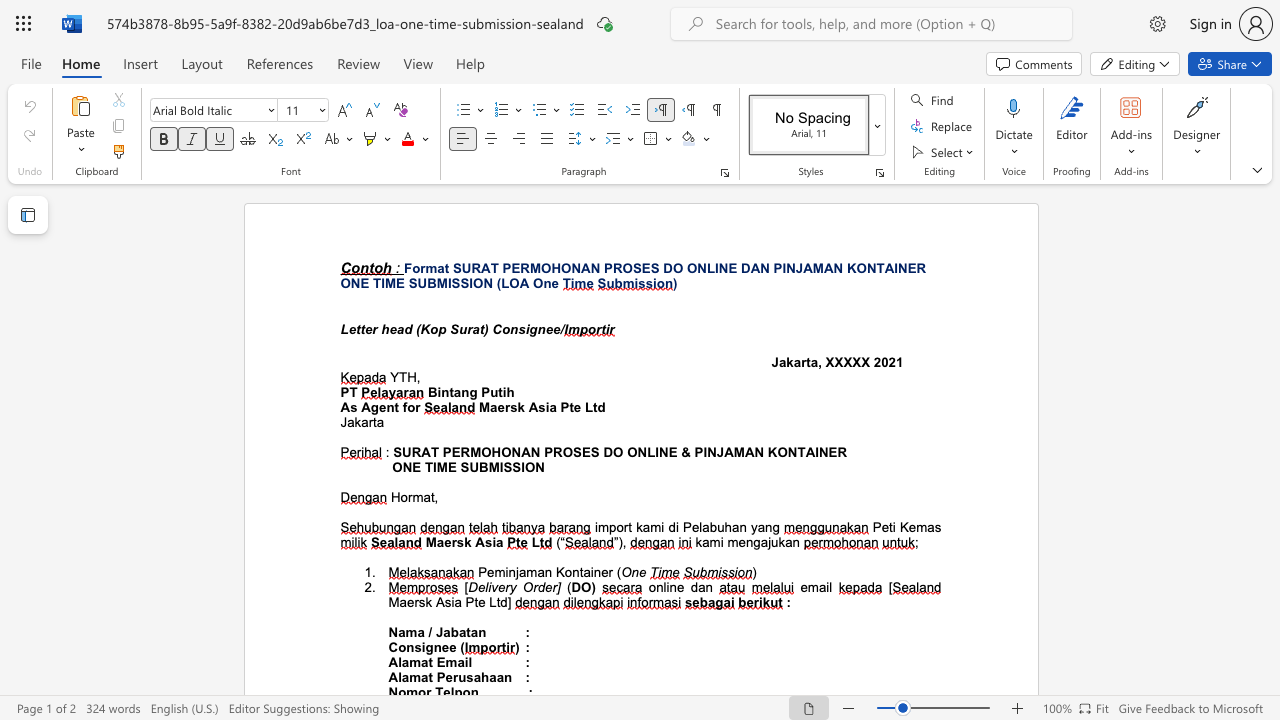 This screenshot has height=720, width=1280. Describe the element at coordinates (440, 647) in the screenshot. I see `the subset text "ee" within the text "Consignee ("` at that location.